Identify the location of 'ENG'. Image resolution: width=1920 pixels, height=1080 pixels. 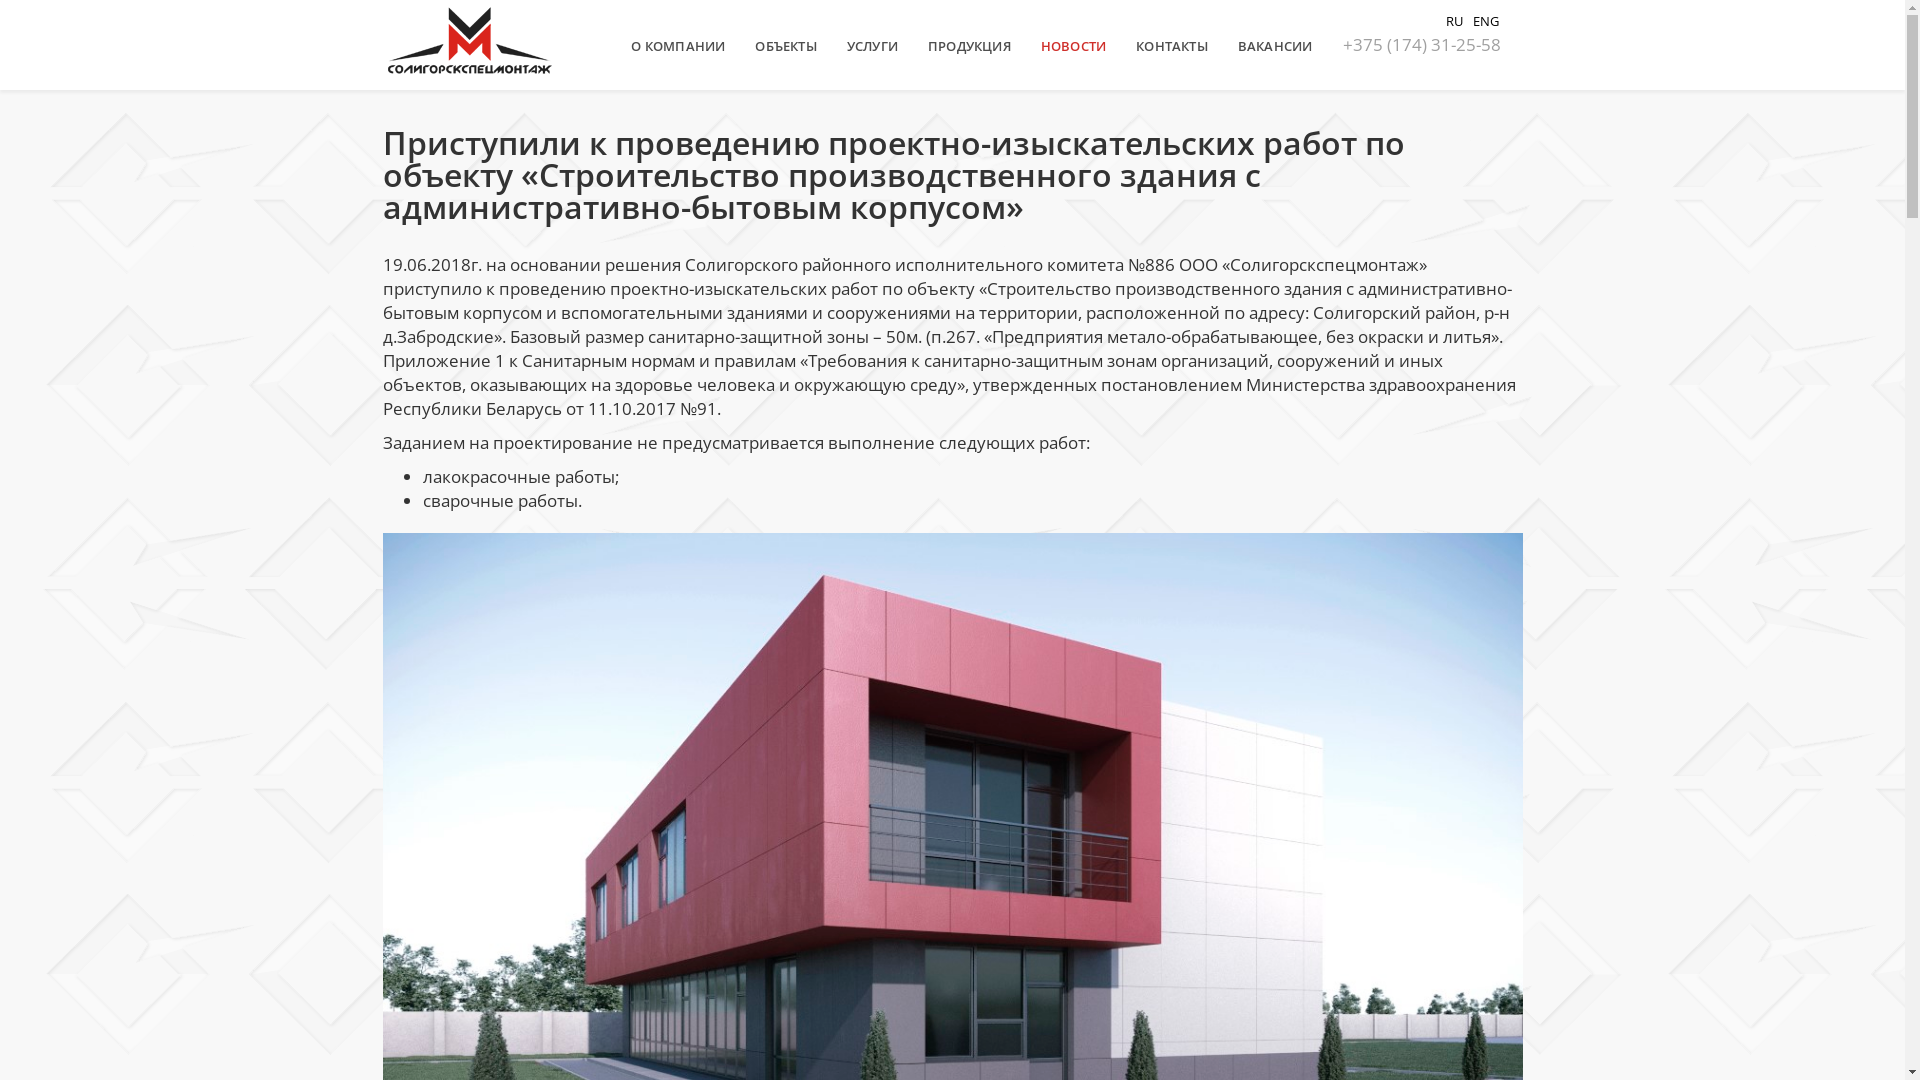
(1484, 20).